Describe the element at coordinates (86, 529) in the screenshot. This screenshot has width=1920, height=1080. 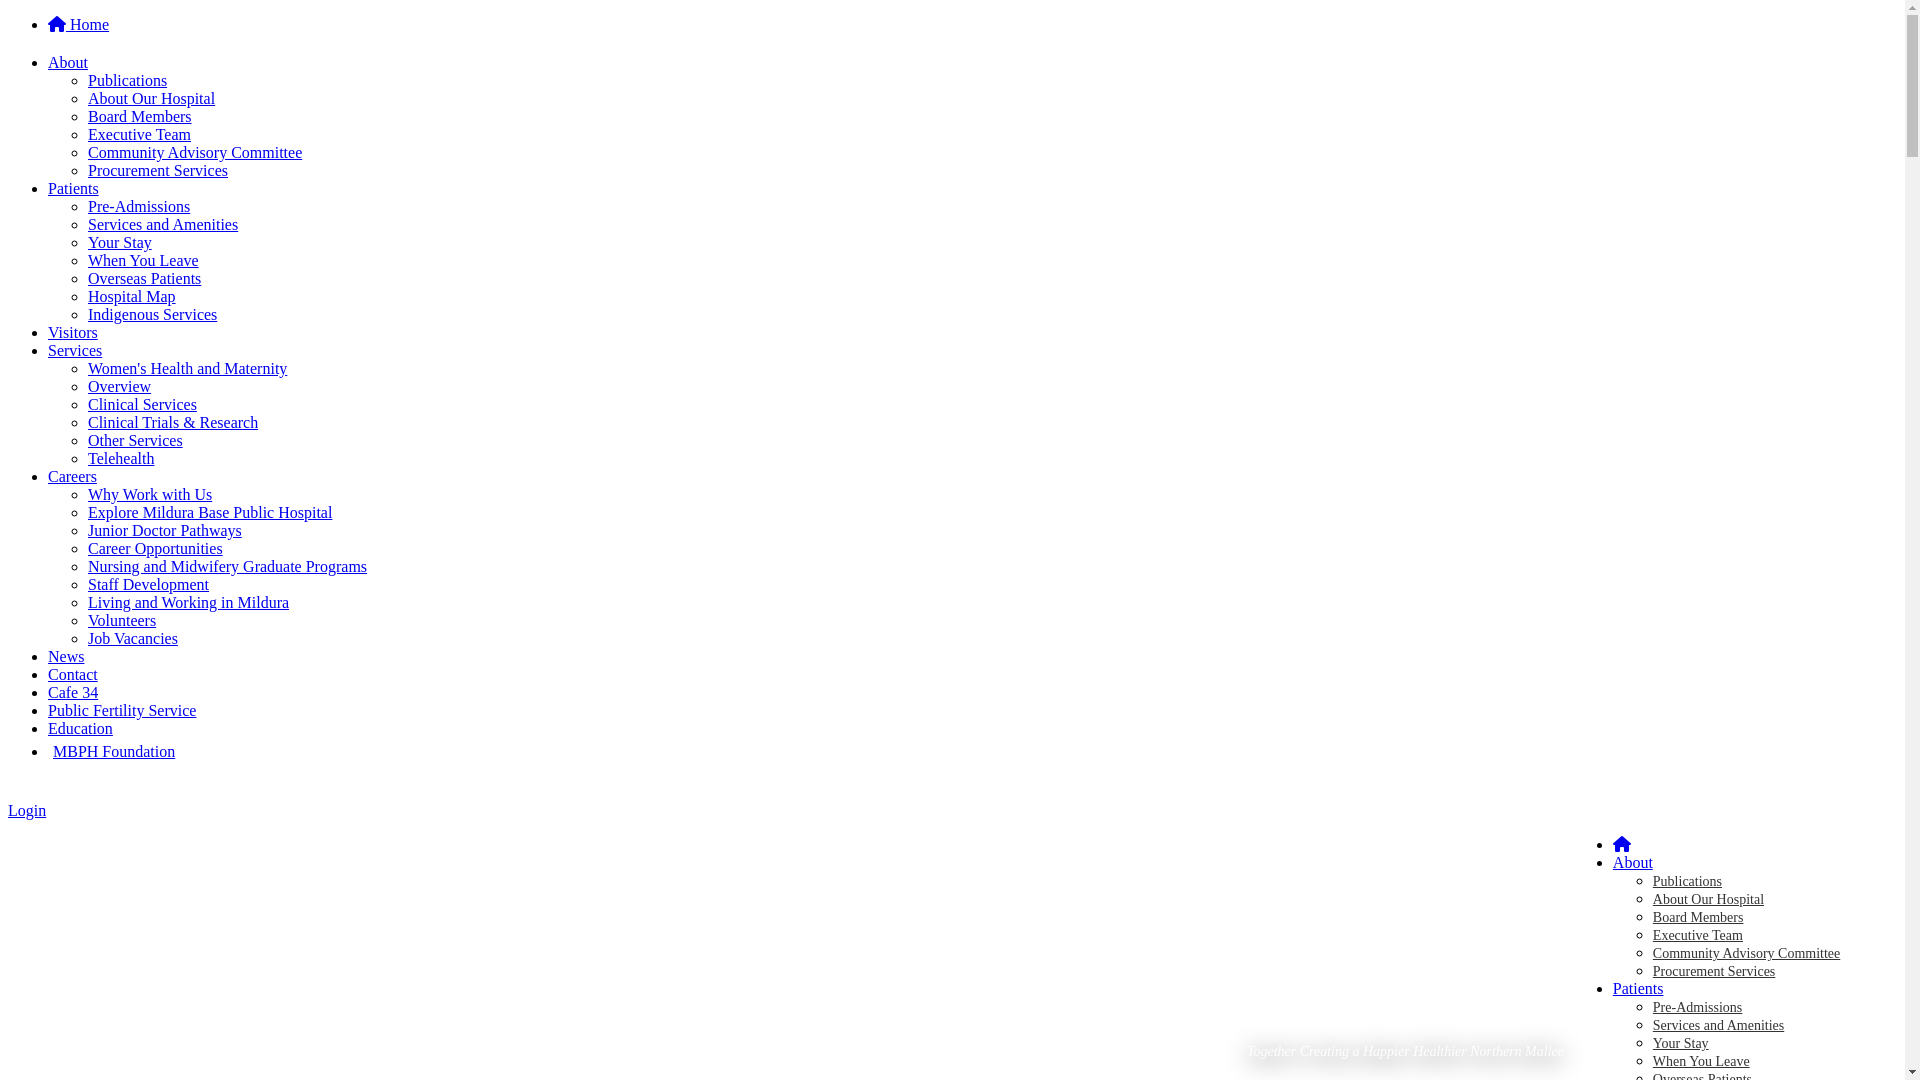
I see `'Junior Doctor Pathways'` at that location.